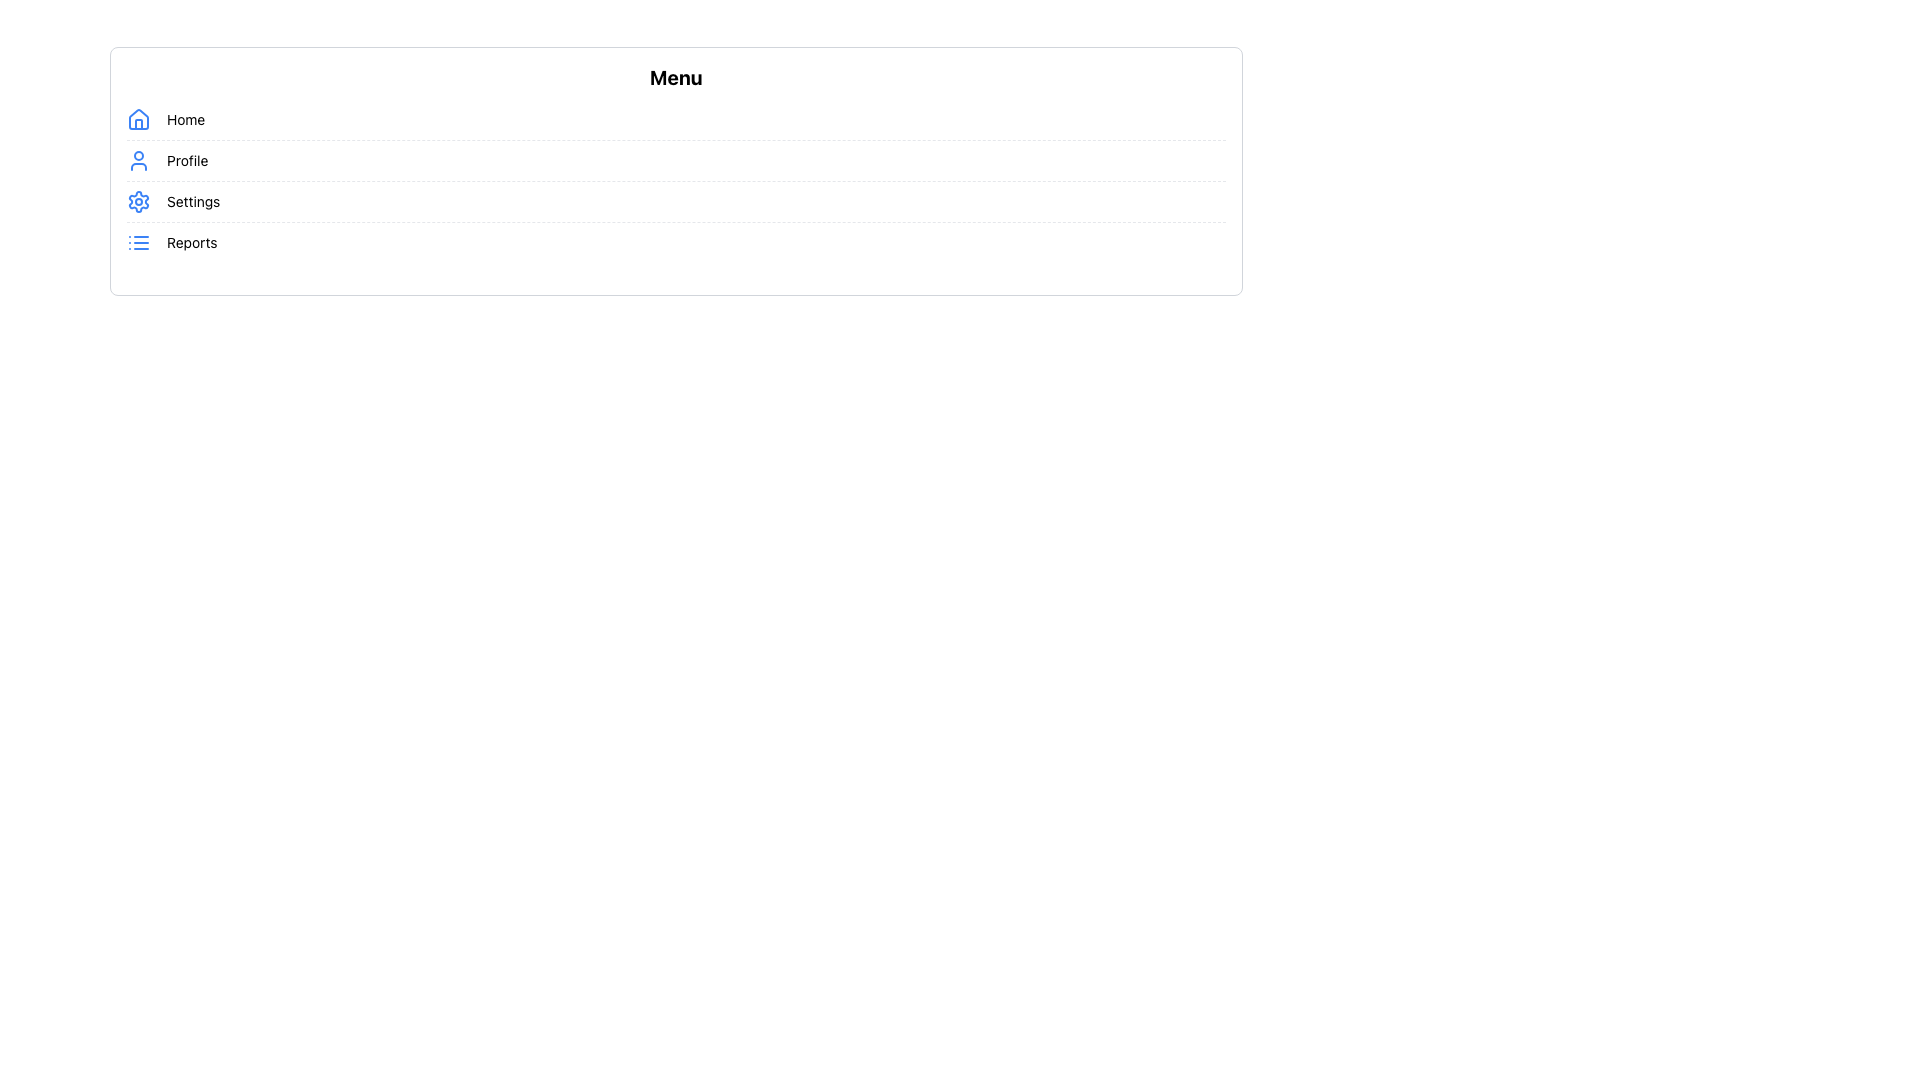 The height and width of the screenshot is (1080, 1920). What do you see at coordinates (138, 201) in the screenshot?
I see `the outer gear shape of the 'Settings' icon in the menu, located adjacent to the 'Settings' label, which is the third item in the menu list` at bounding box center [138, 201].